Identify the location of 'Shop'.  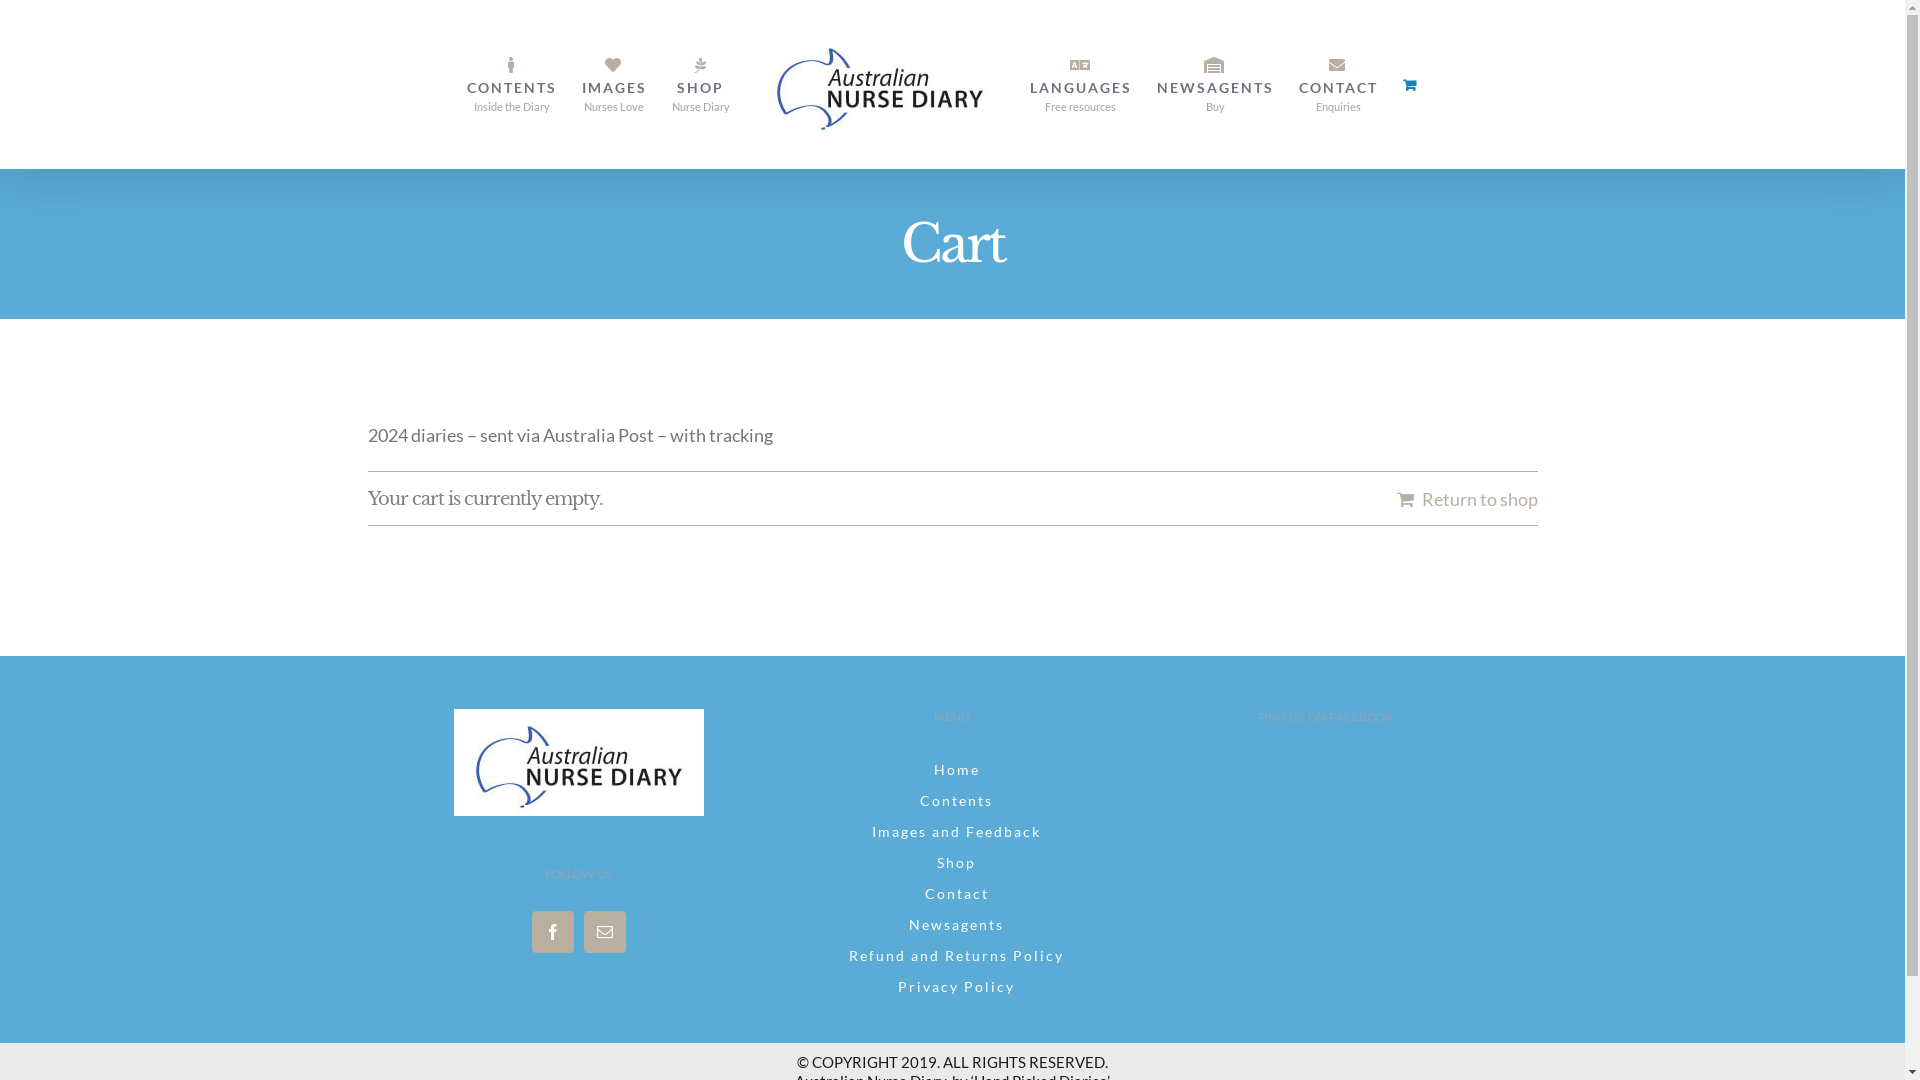
(950, 862).